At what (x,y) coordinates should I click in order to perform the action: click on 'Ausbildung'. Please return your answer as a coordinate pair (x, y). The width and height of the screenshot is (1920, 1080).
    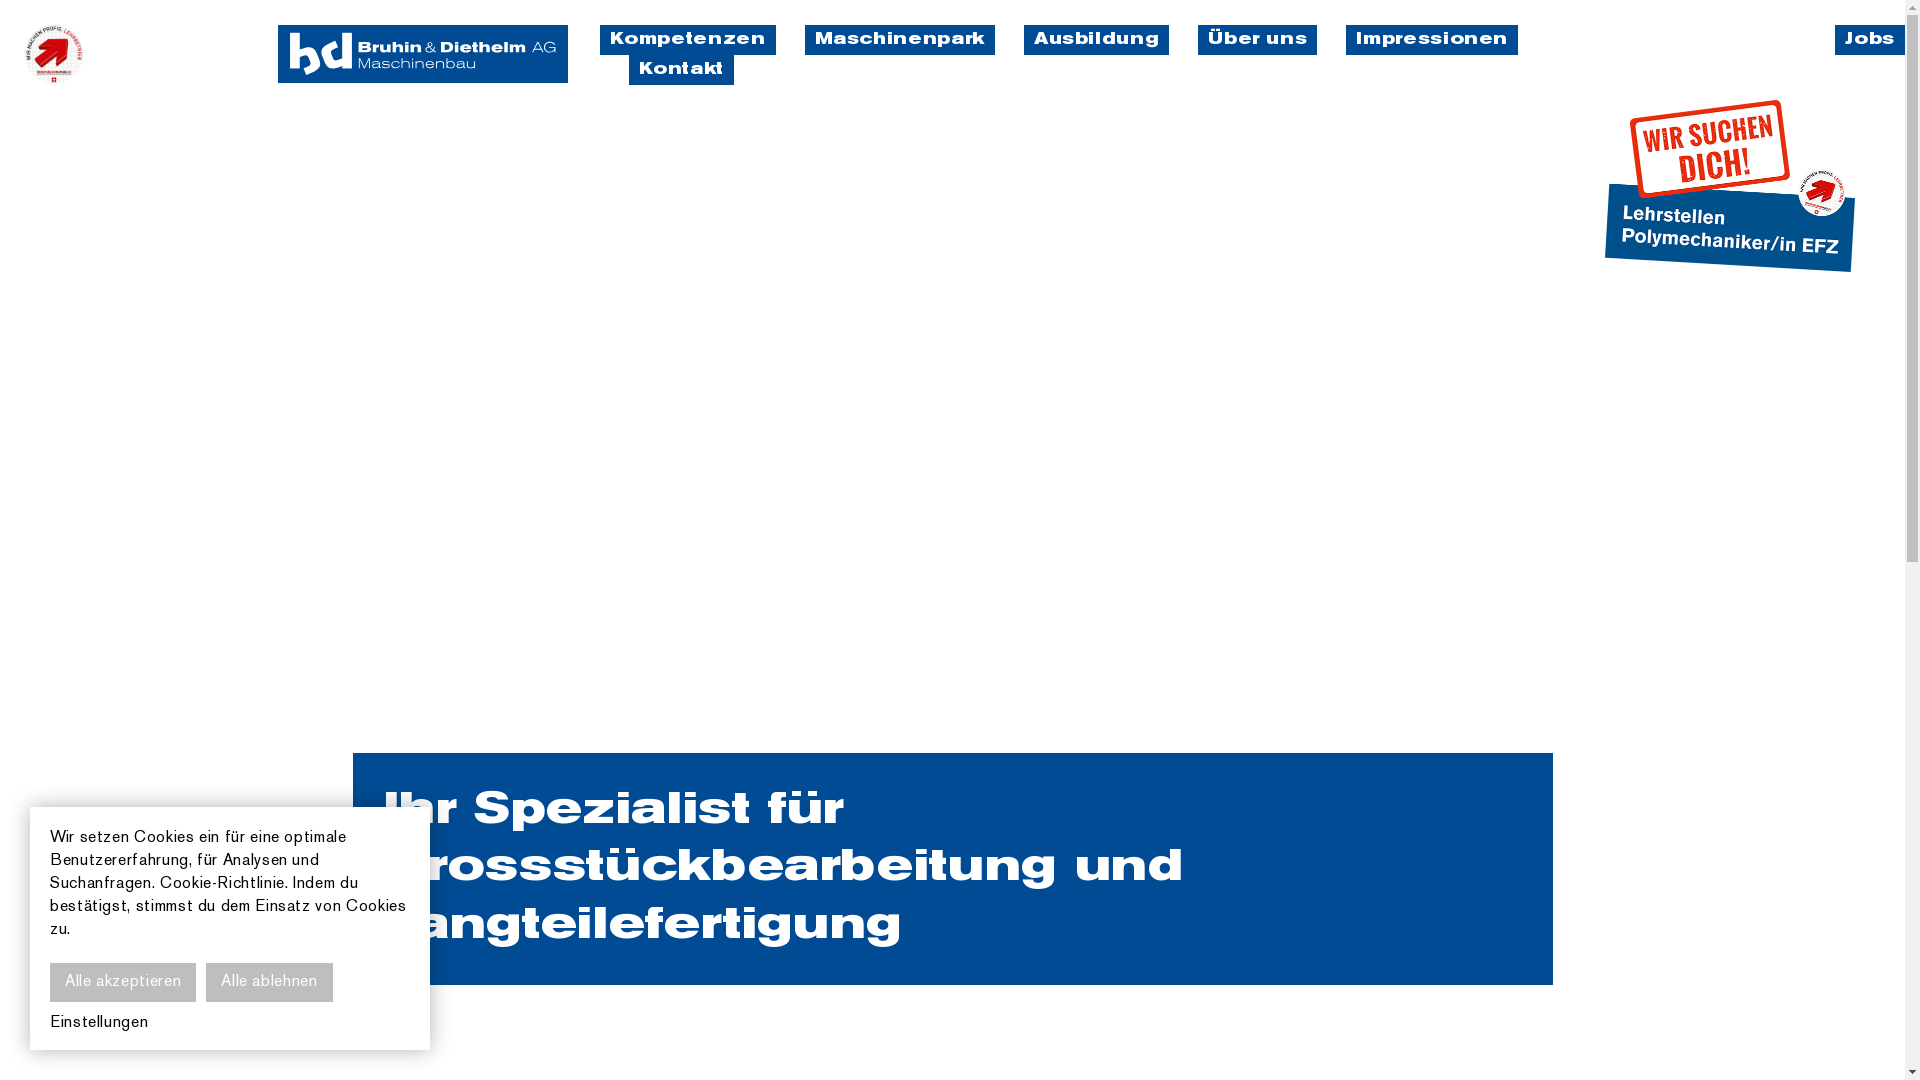
    Looking at the image, I should click on (1023, 39).